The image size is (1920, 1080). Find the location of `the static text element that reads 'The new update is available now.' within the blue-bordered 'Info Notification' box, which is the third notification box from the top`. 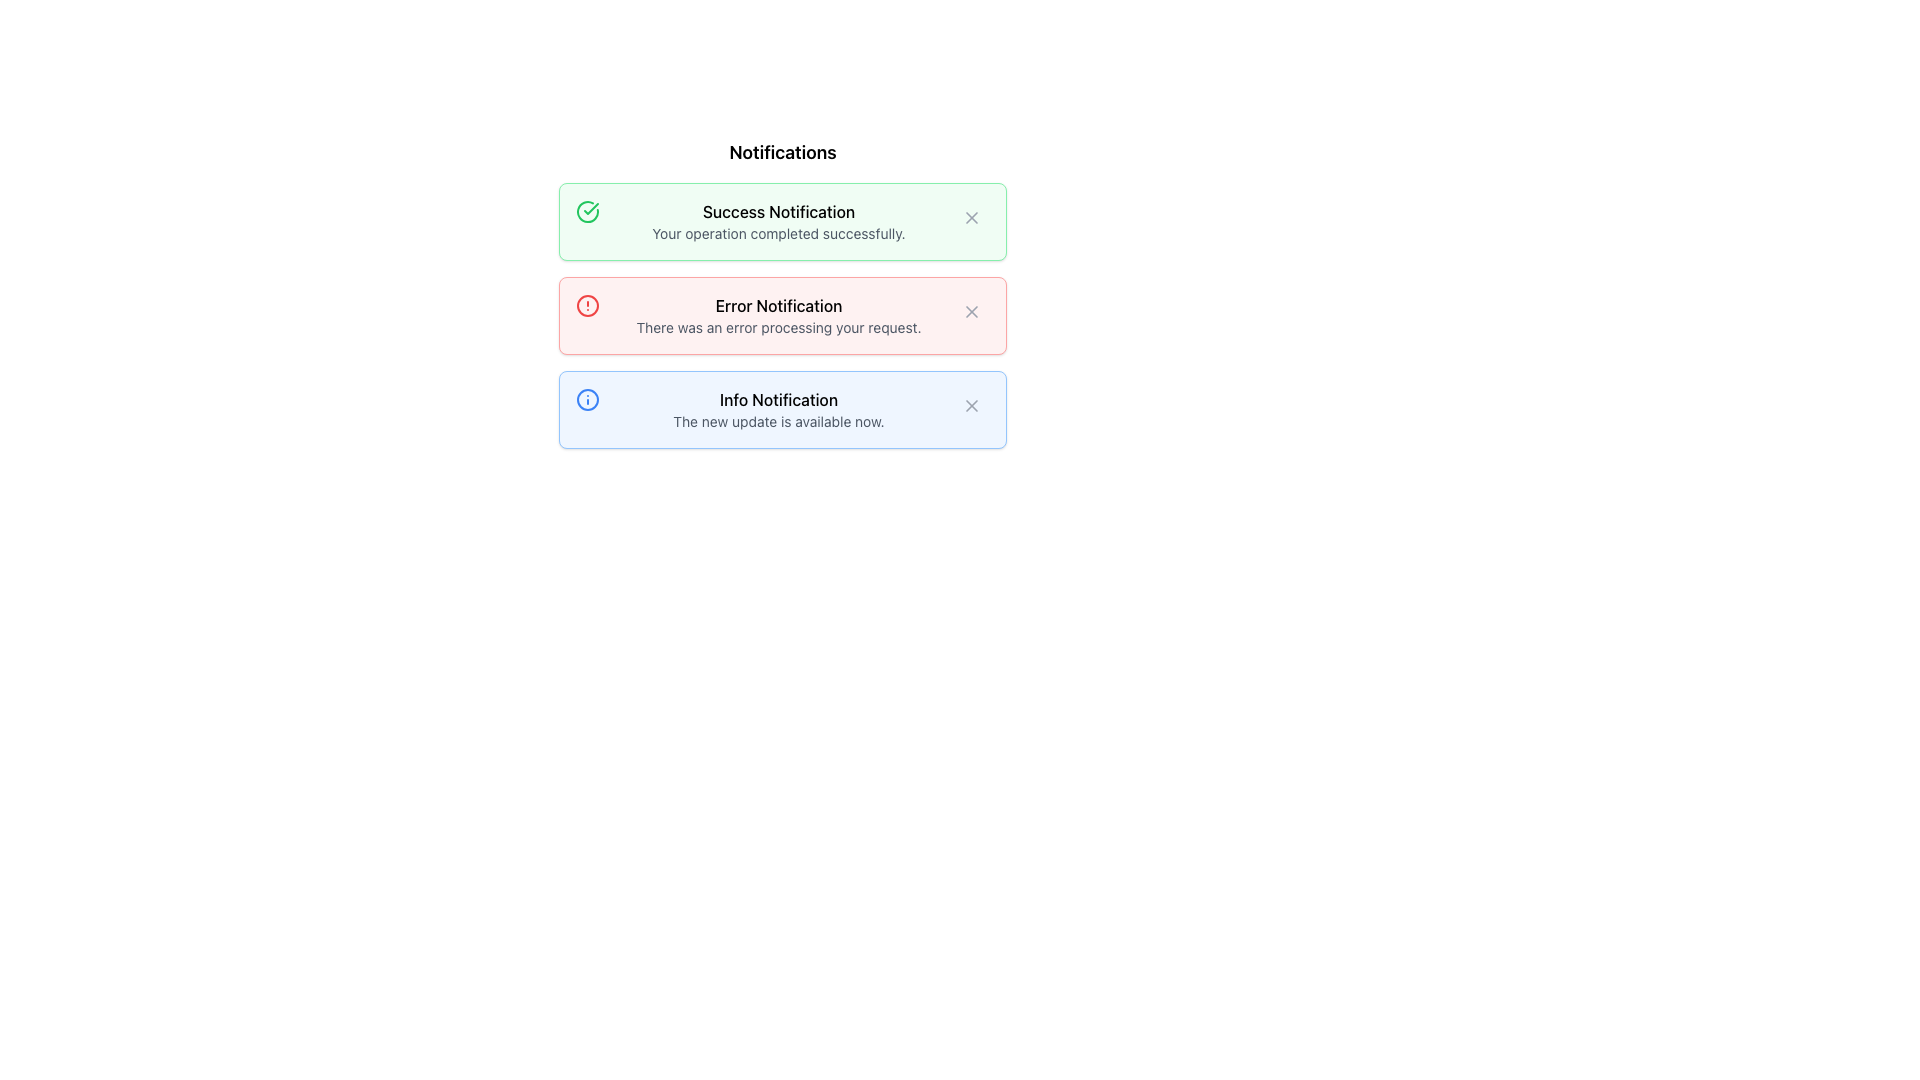

the static text element that reads 'The new update is available now.' within the blue-bordered 'Info Notification' box, which is the third notification box from the top is located at coordinates (777, 420).